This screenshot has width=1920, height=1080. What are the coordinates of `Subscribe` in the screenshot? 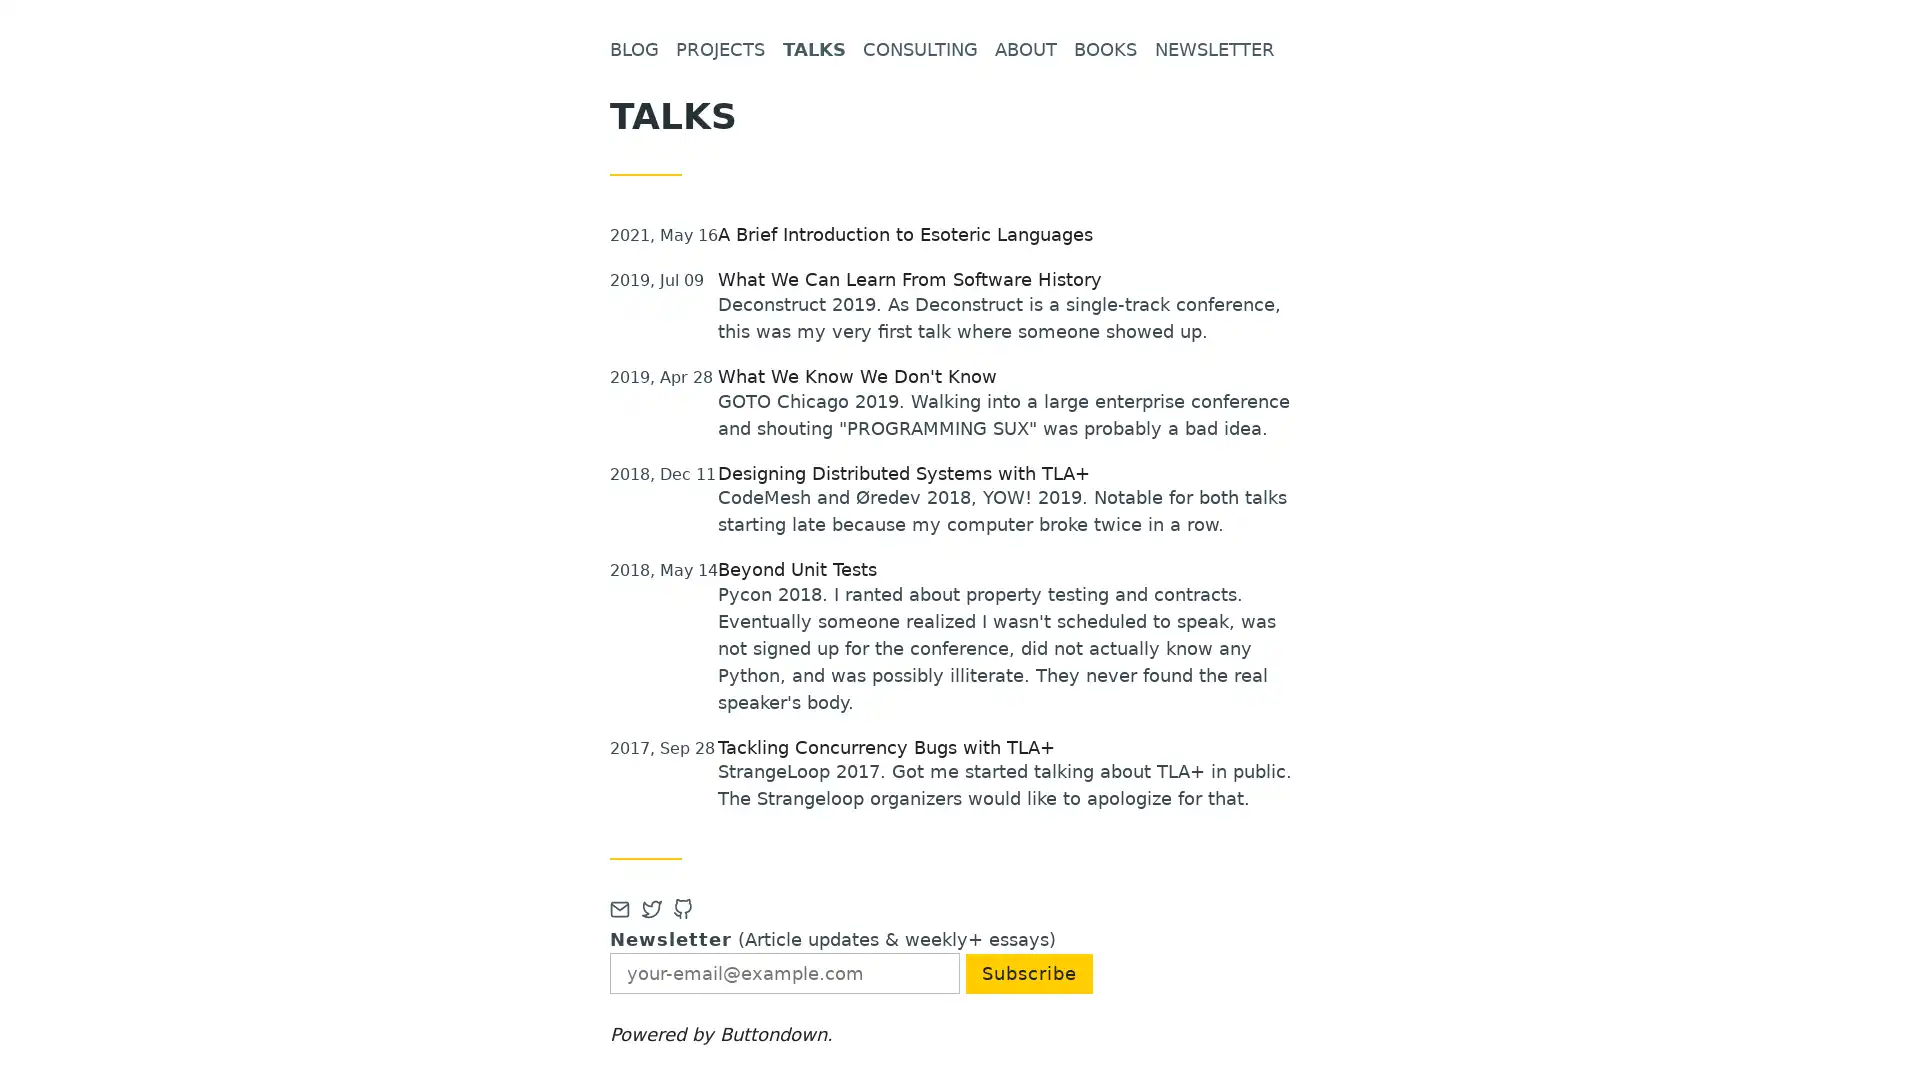 It's located at (1028, 972).